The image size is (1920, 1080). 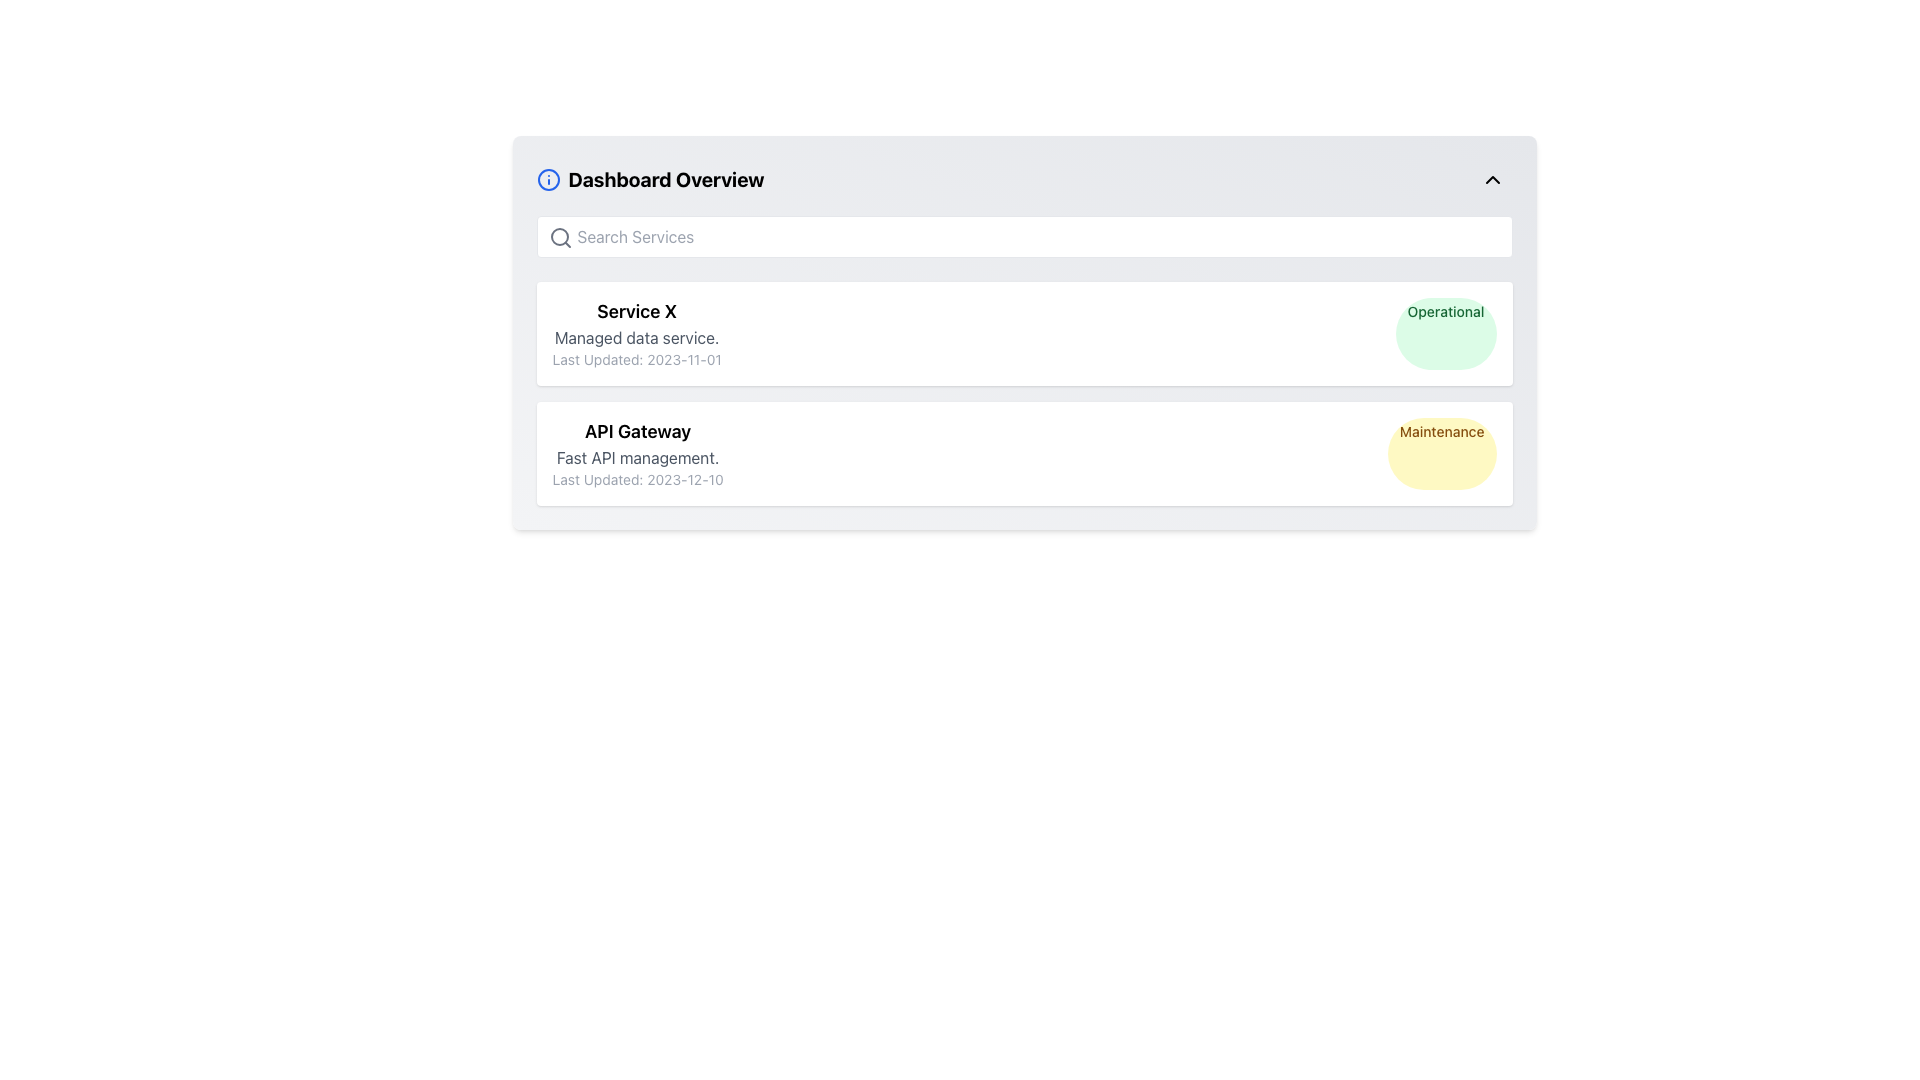 What do you see at coordinates (637, 431) in the screenshot?
I see `the 'API Gateway' text label, which serves as a title for the service entry, located in the second card of the service list` at bounding box center [637, 431].